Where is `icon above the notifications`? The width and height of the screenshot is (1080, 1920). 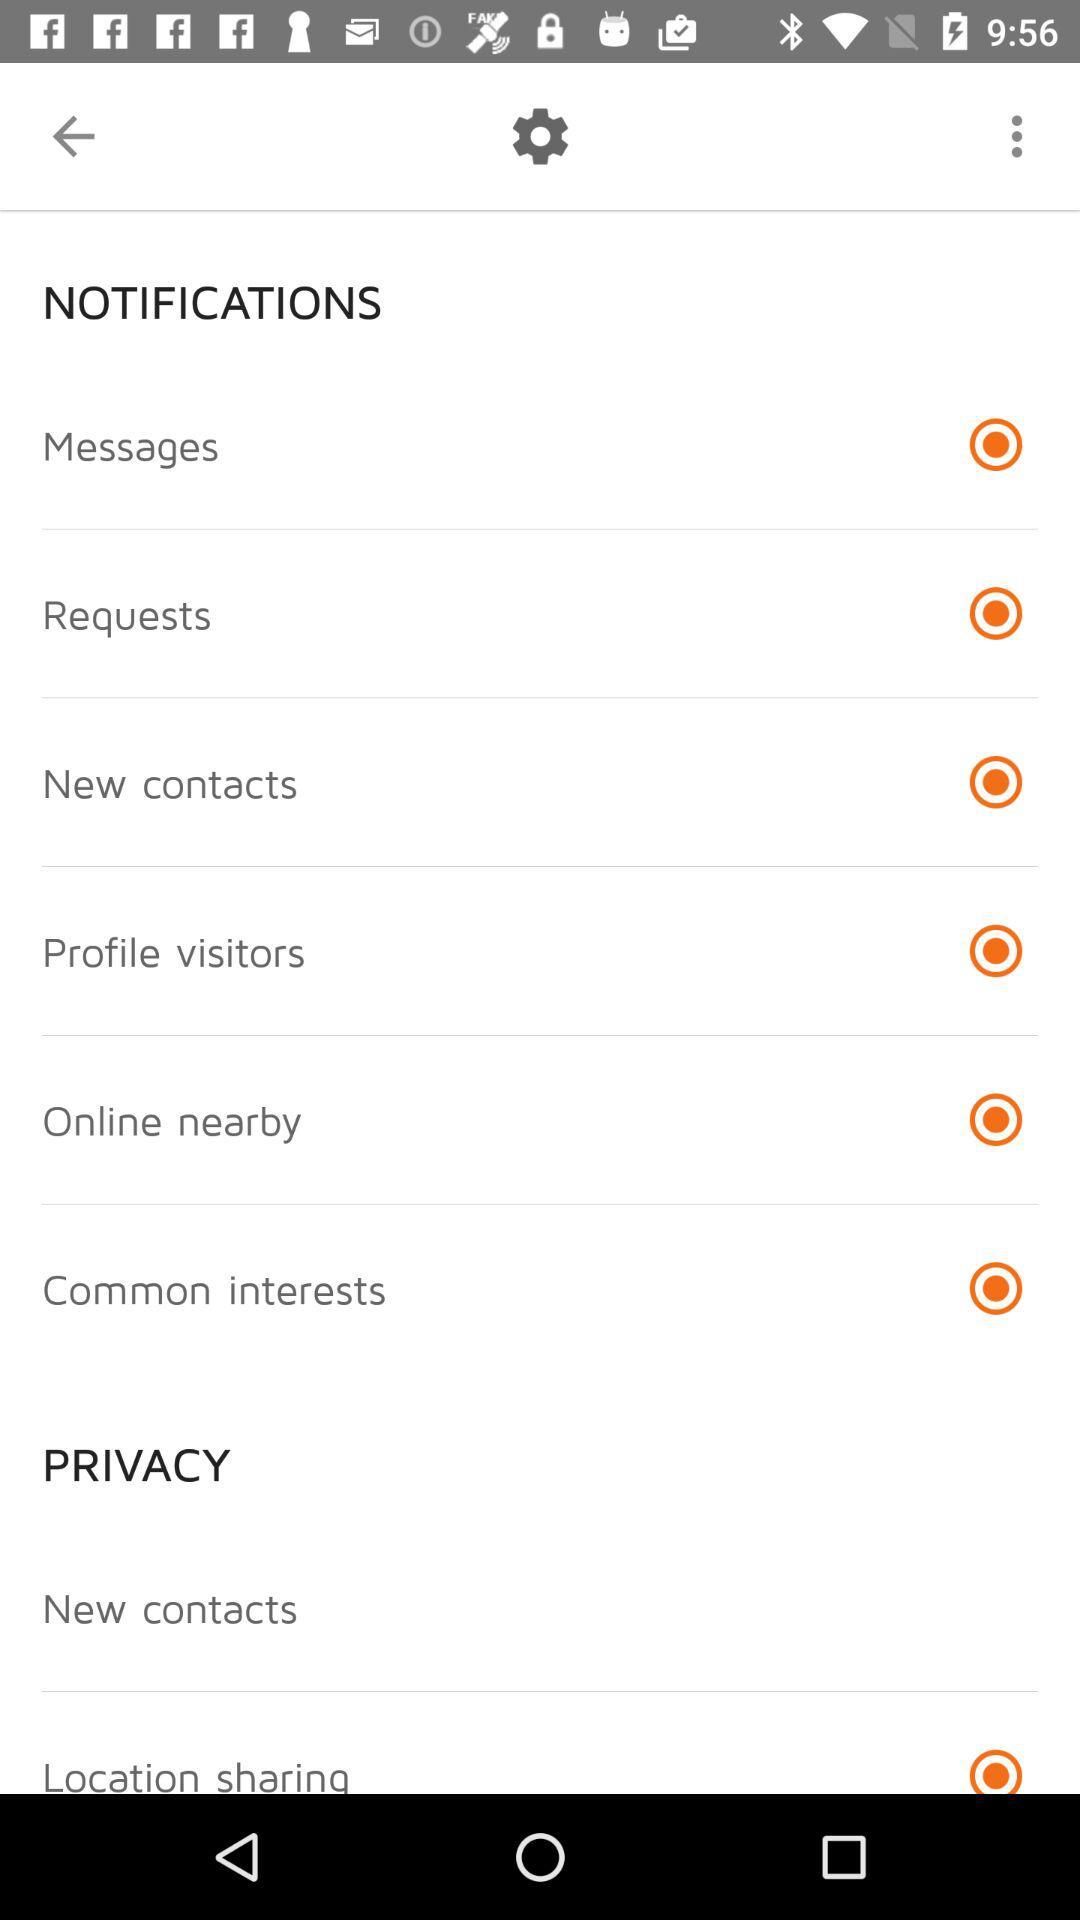 icon above the notifications is located at coordinates (72, 135).